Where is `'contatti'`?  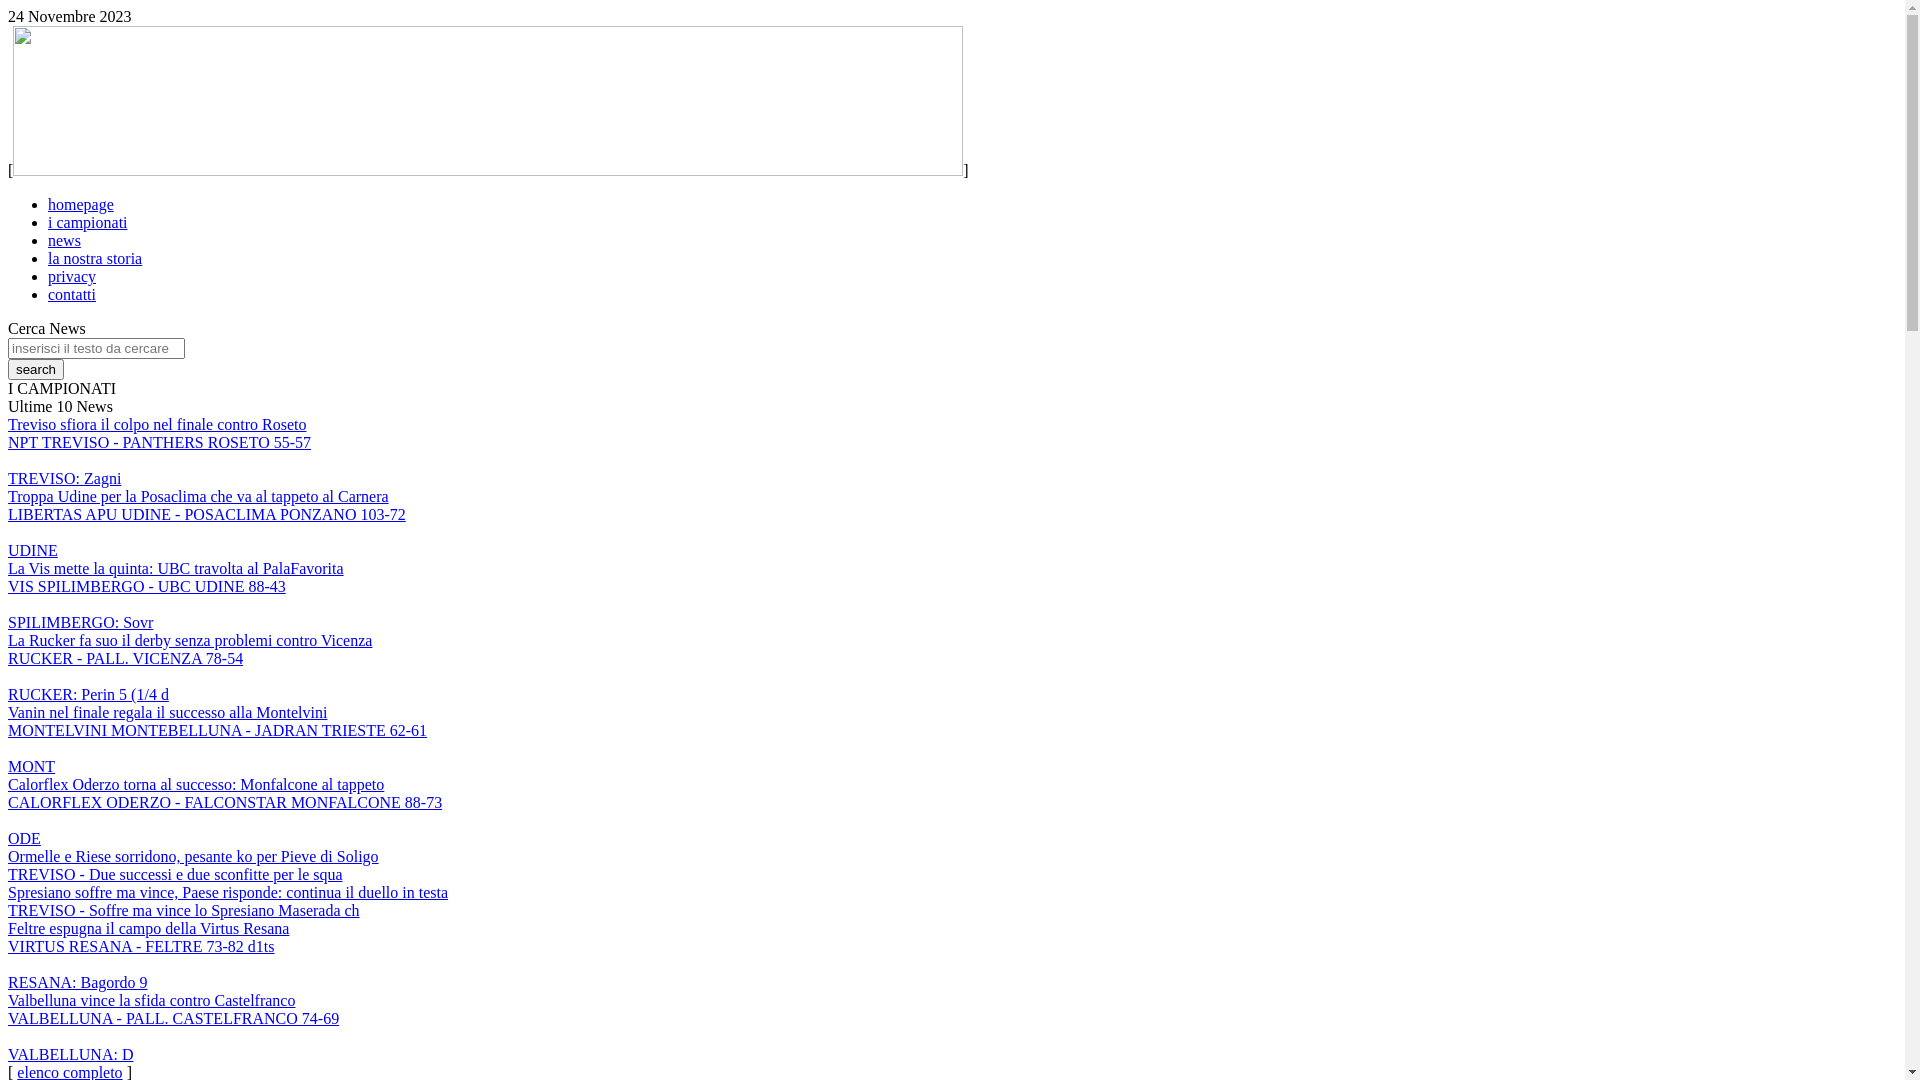
'contatti' is located at coordinates (48, 294).